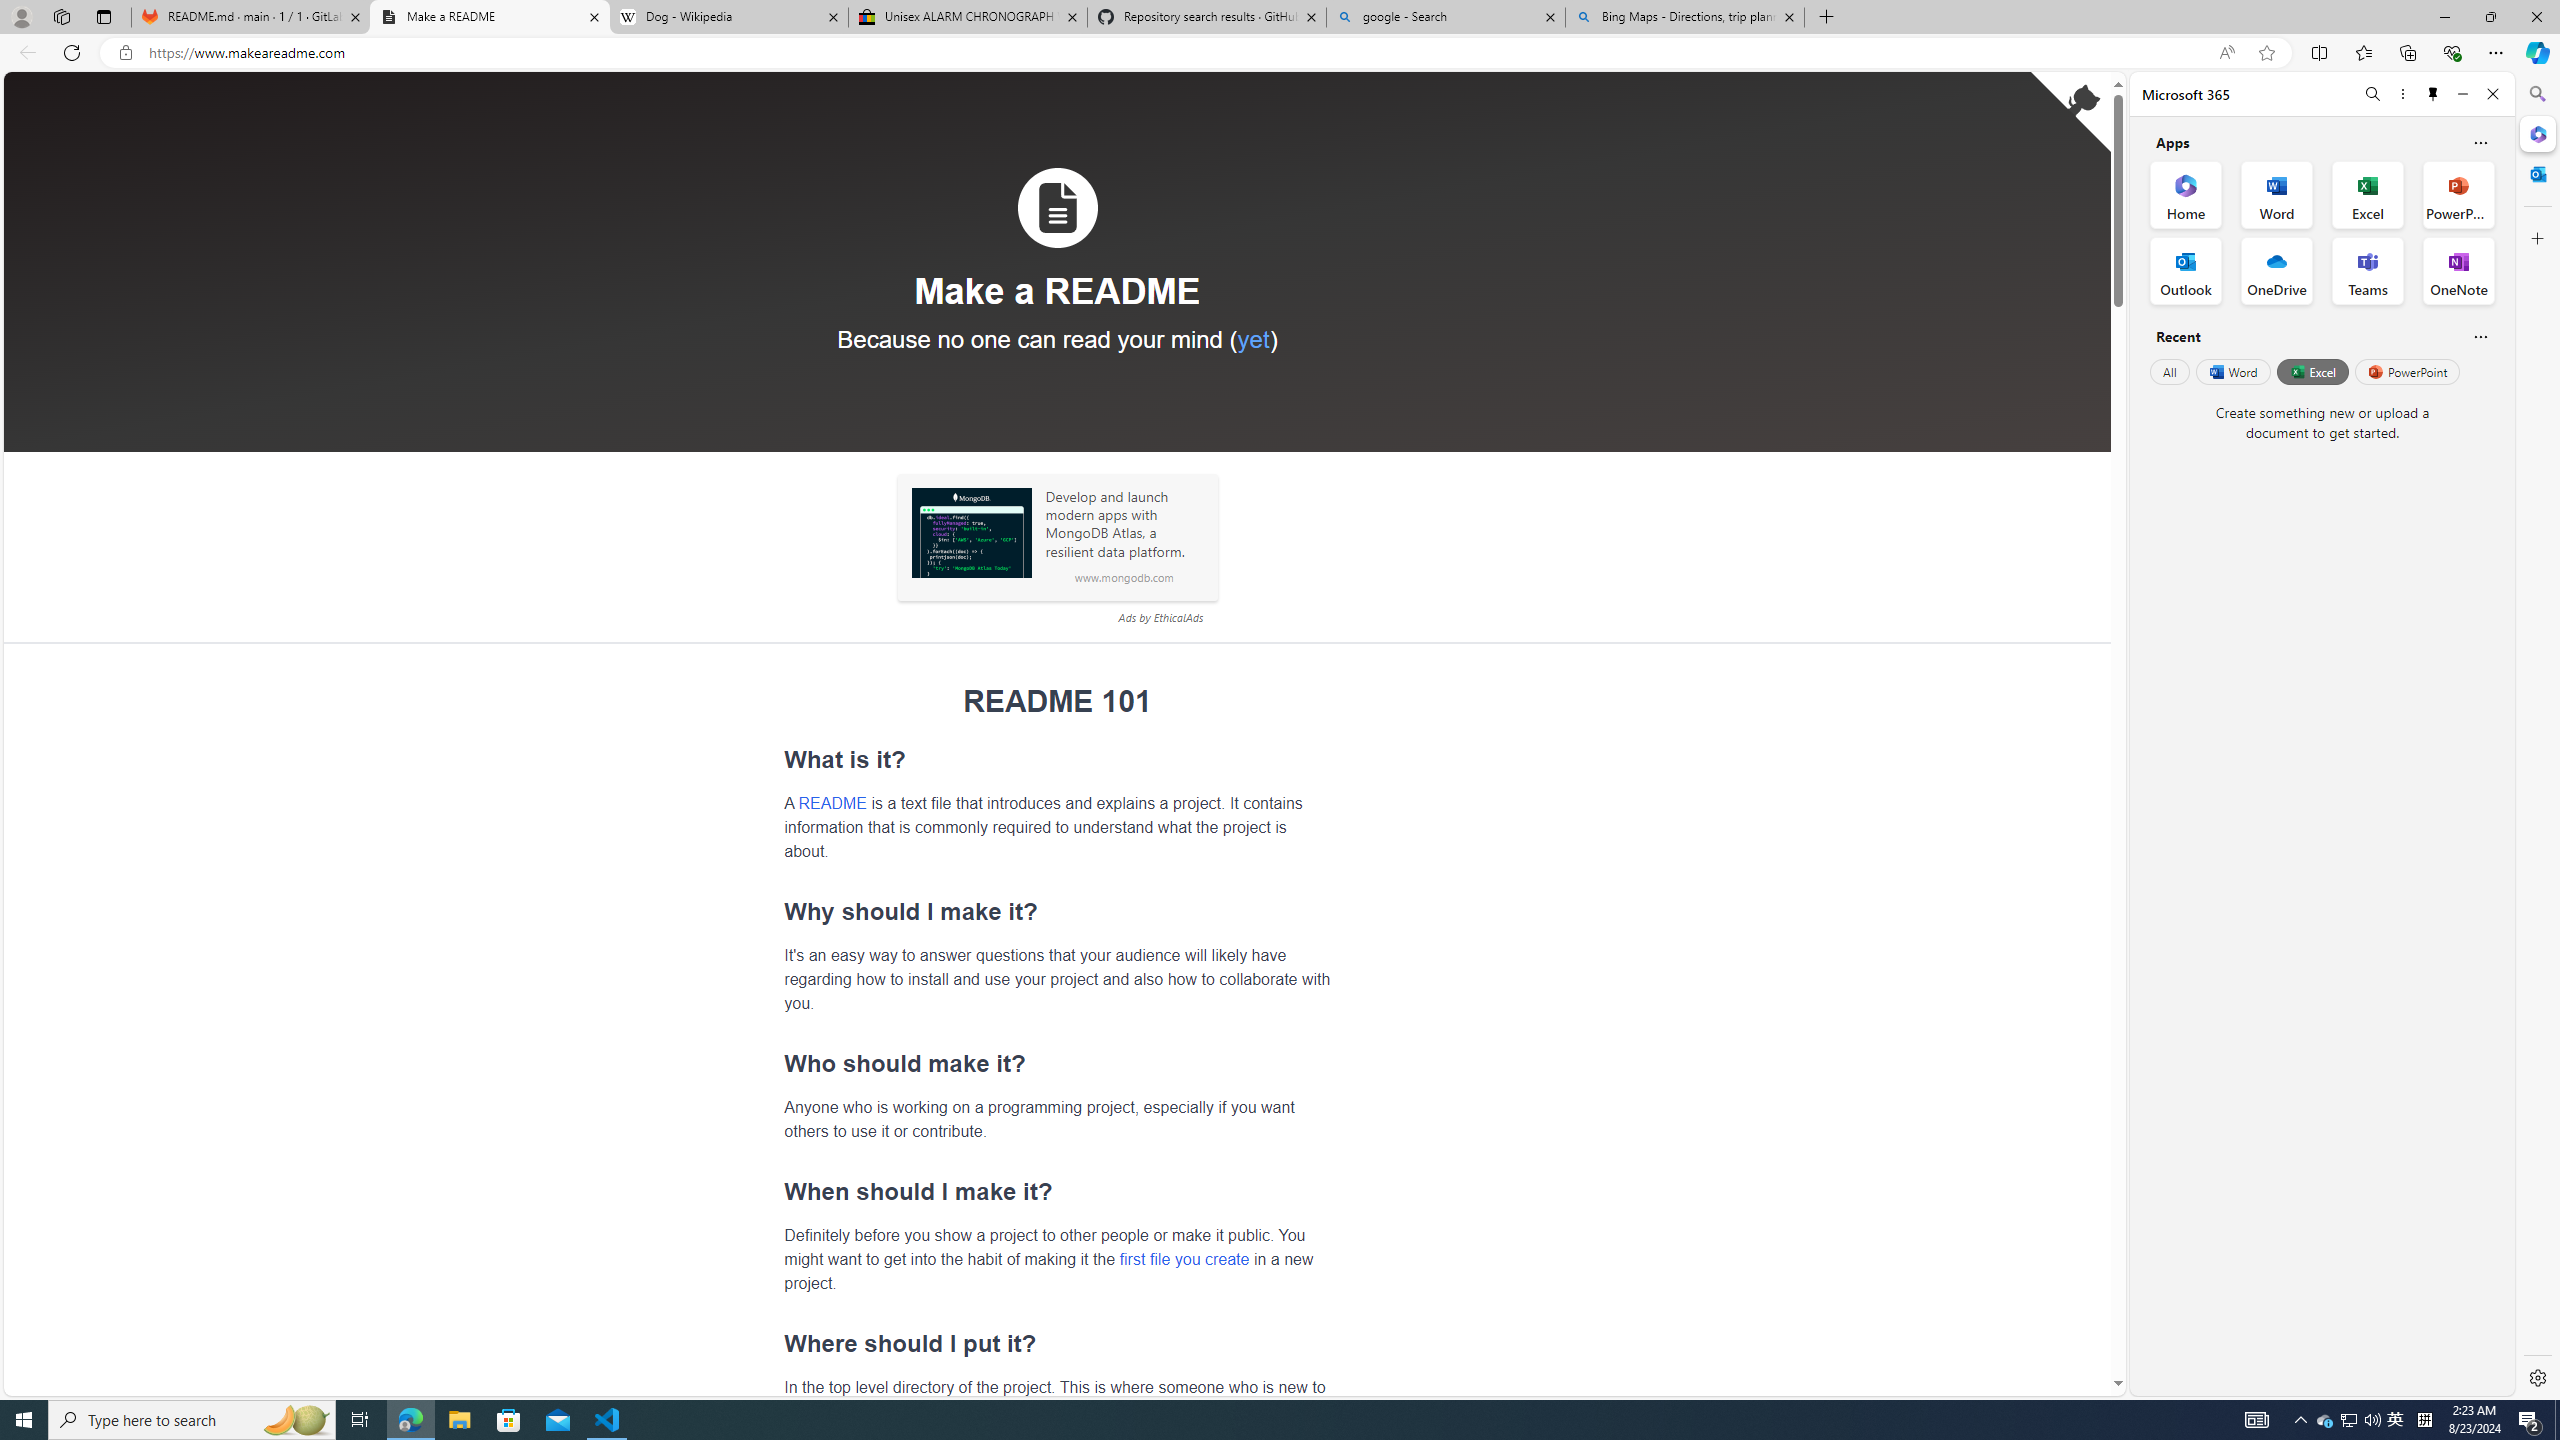 The height and width of the screenshot is (1440, 2560). Describe the element at coordinates (2185, 195) in the screenshot. I see `'Home Office App'` at that location.